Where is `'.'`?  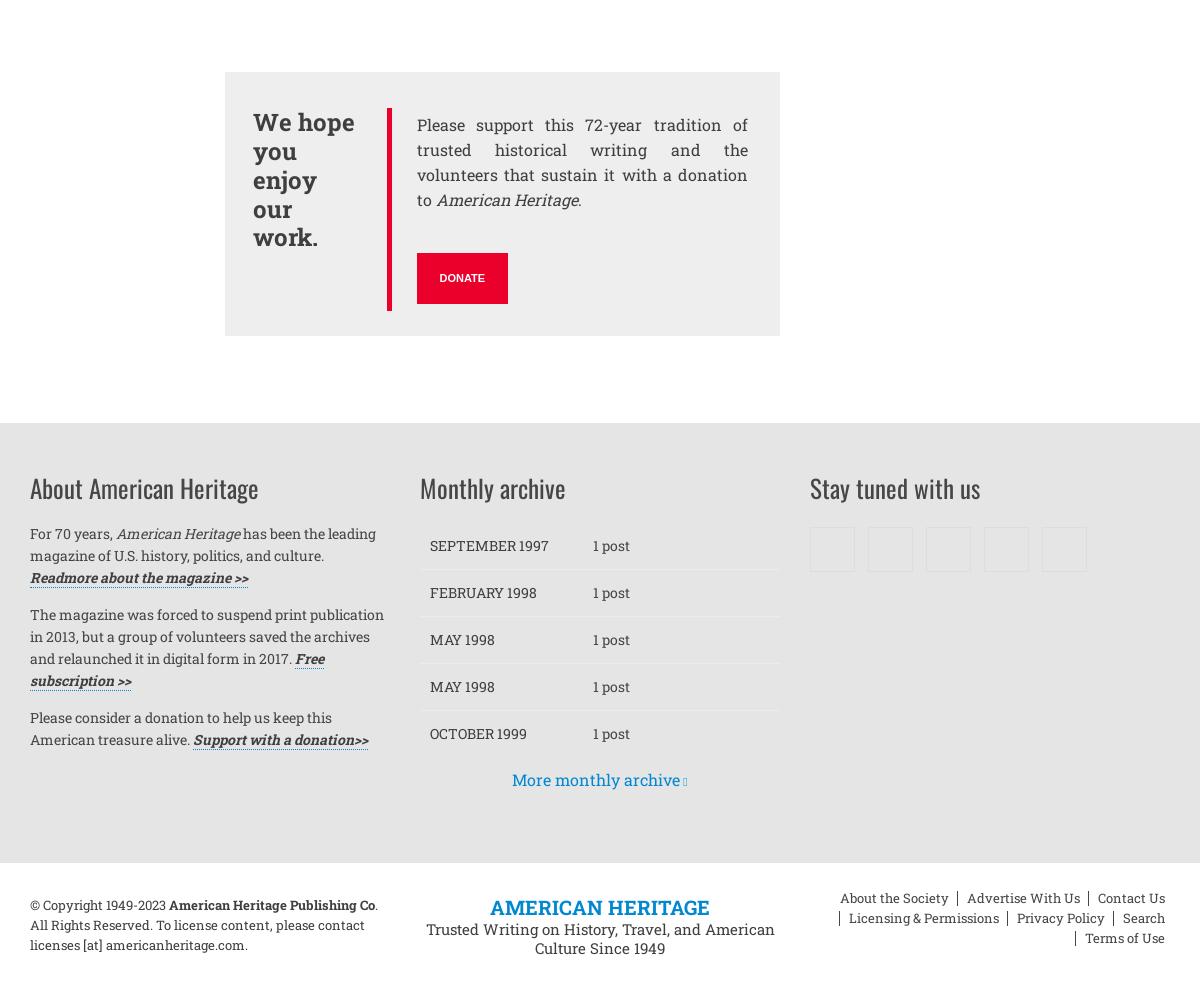 '.' is located at coordinates (578, 198).